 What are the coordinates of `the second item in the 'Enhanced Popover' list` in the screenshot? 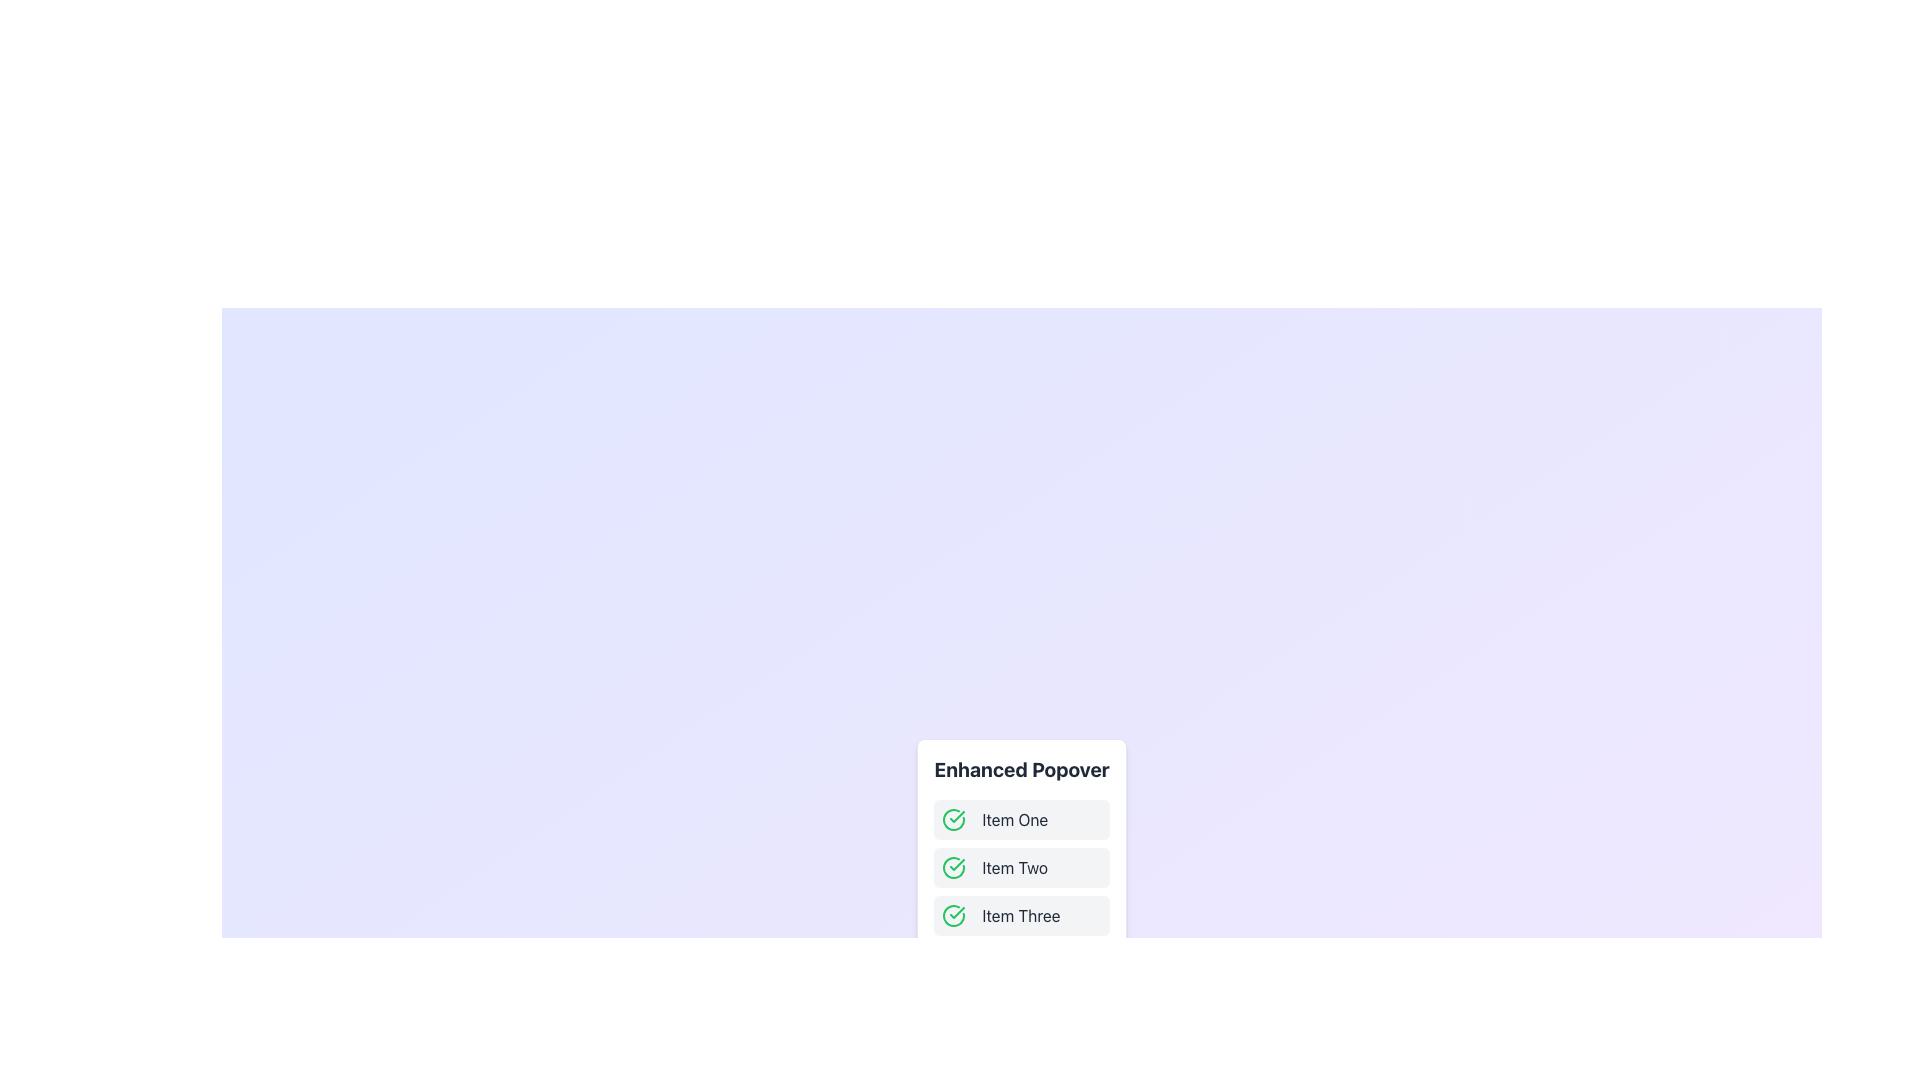 It's located at (1022, 866).